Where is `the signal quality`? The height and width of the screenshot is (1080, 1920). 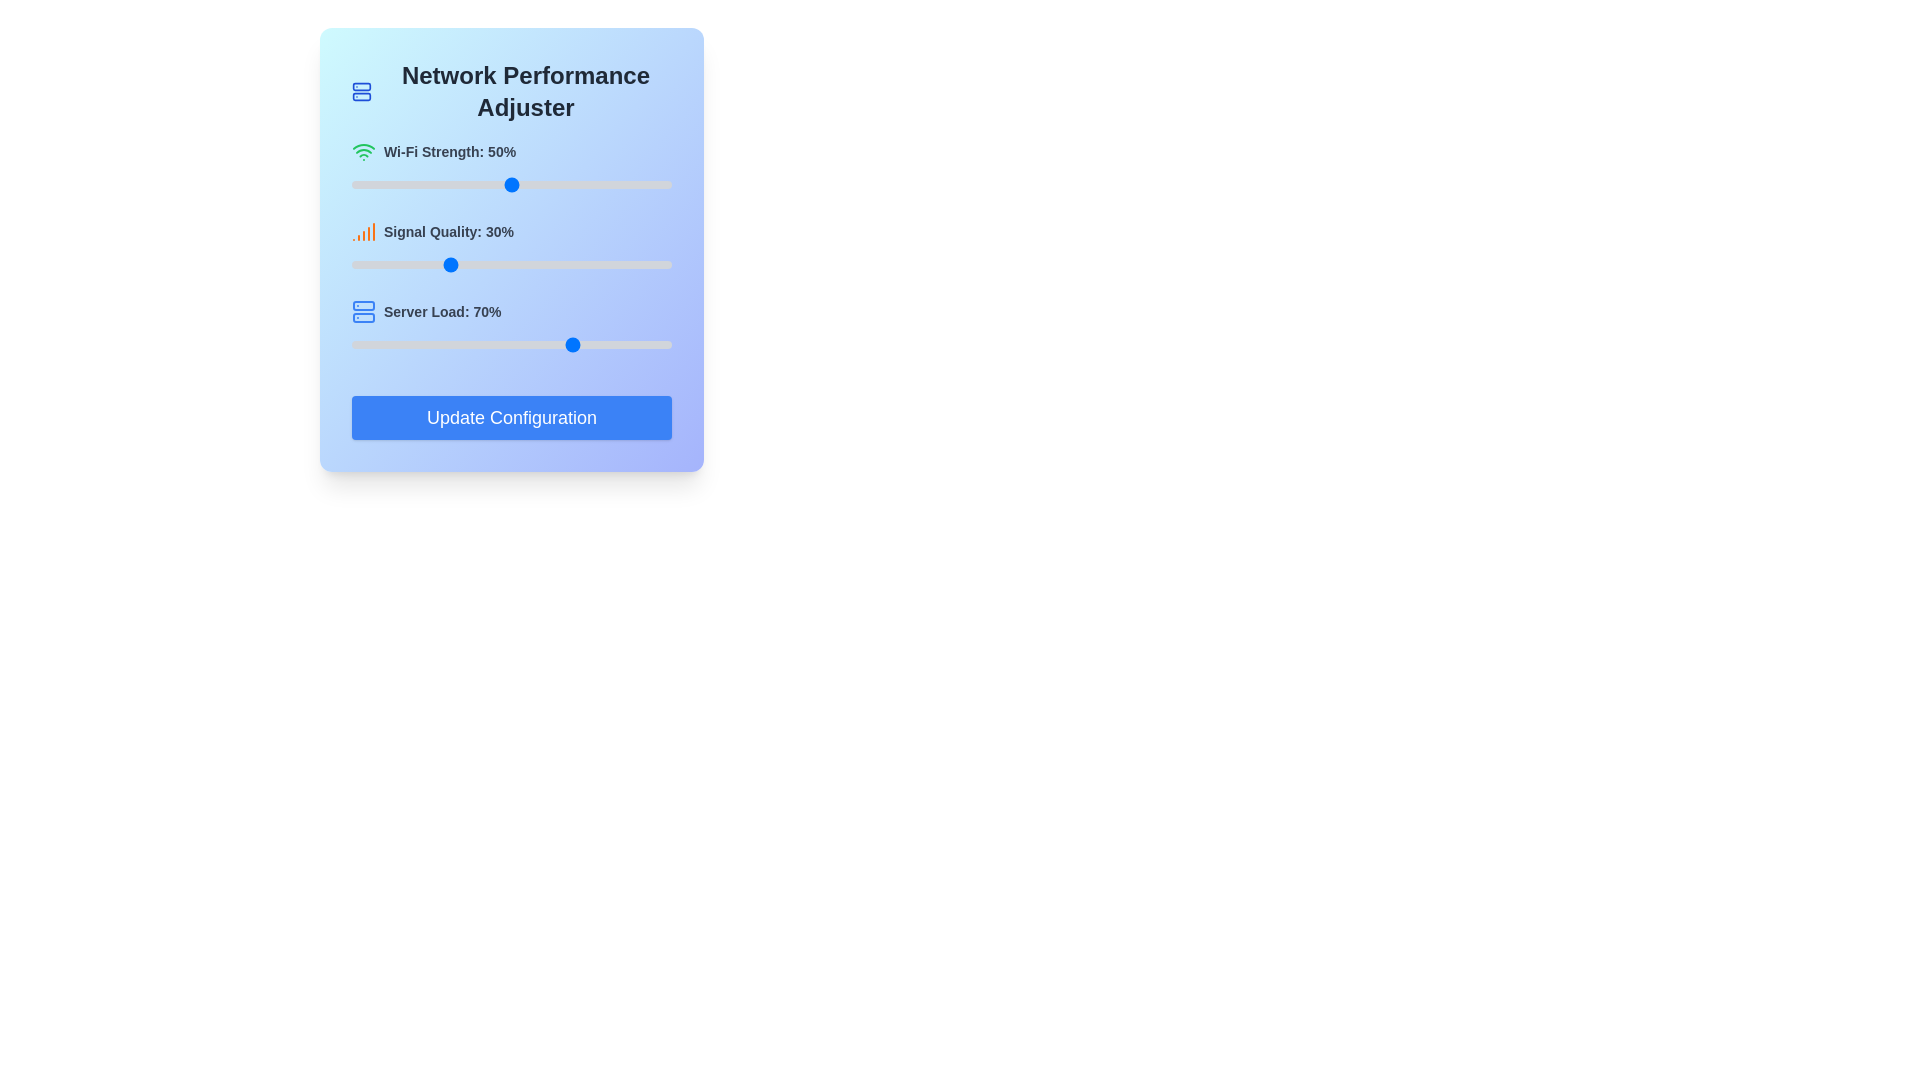
the signal quality is located at coordinates (405, 264).